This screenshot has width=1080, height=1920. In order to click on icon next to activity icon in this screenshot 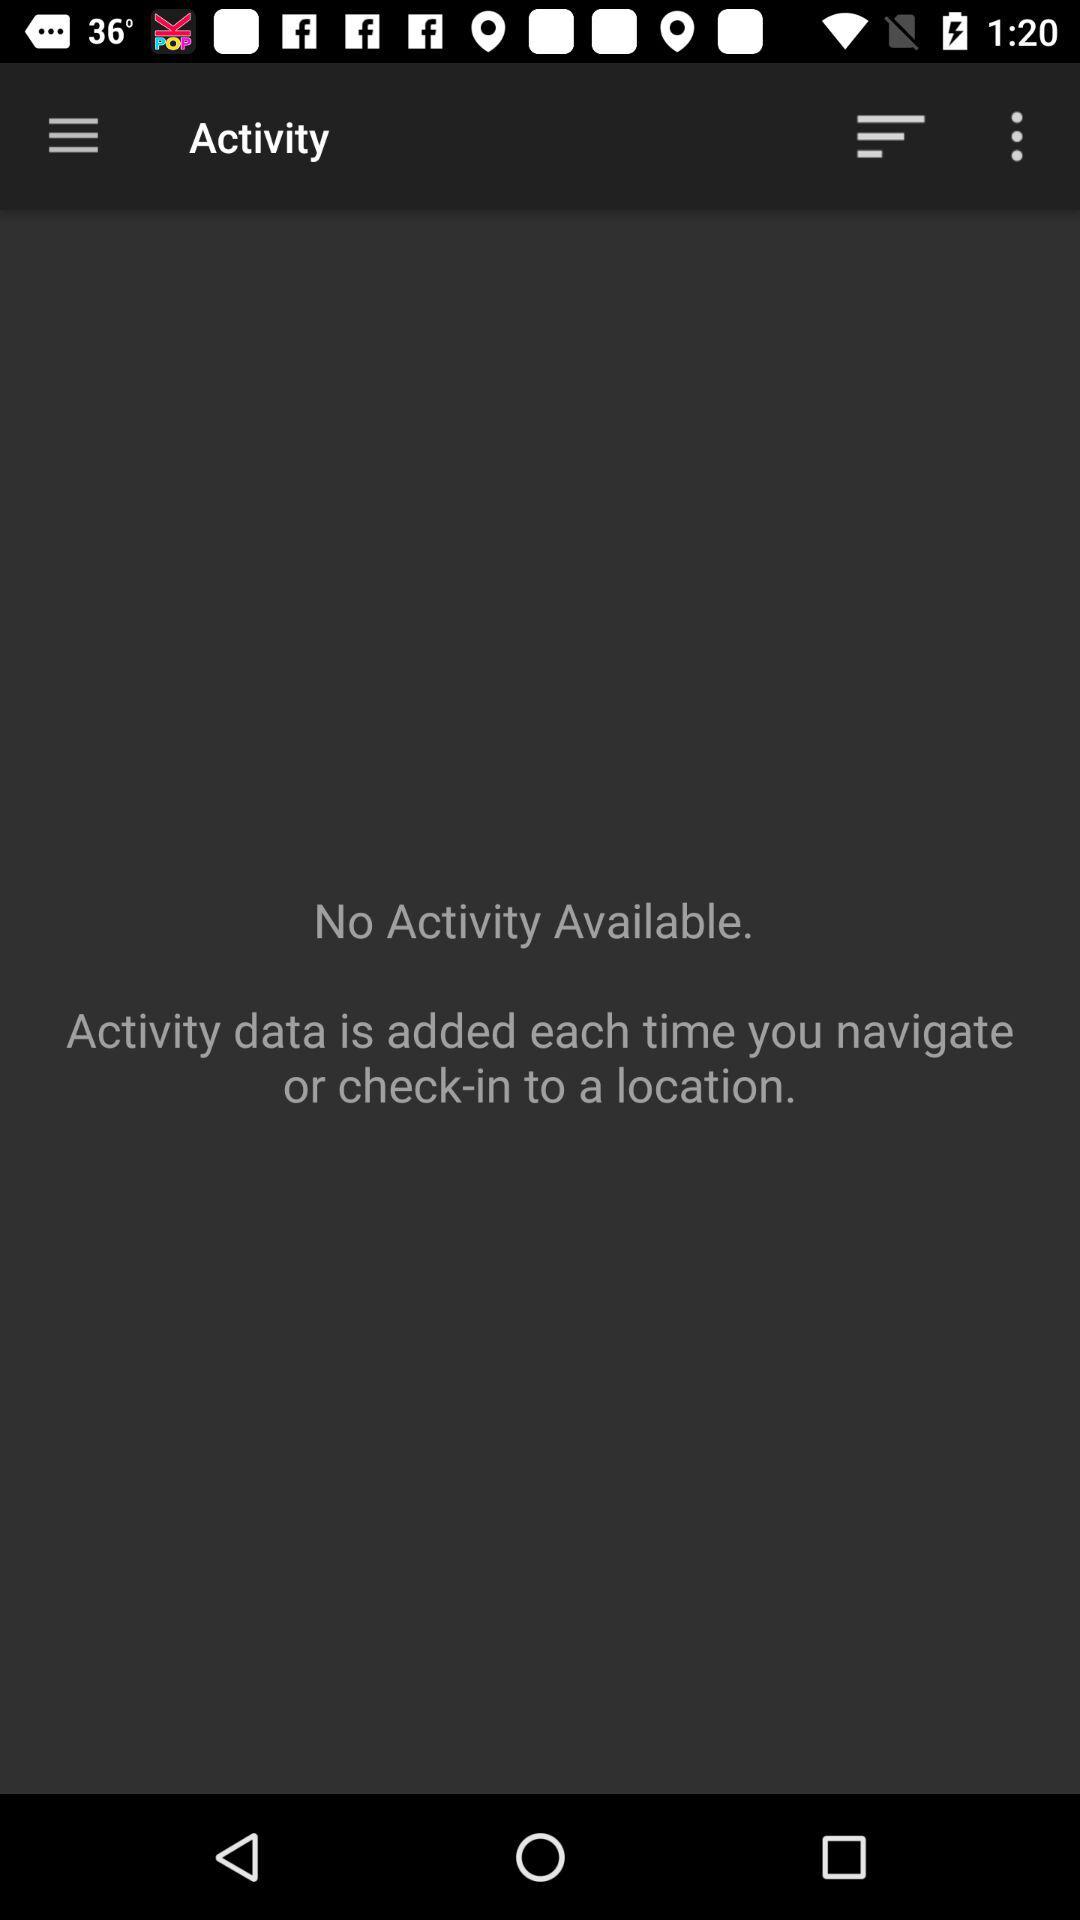, I will do `click(72, 135)`.